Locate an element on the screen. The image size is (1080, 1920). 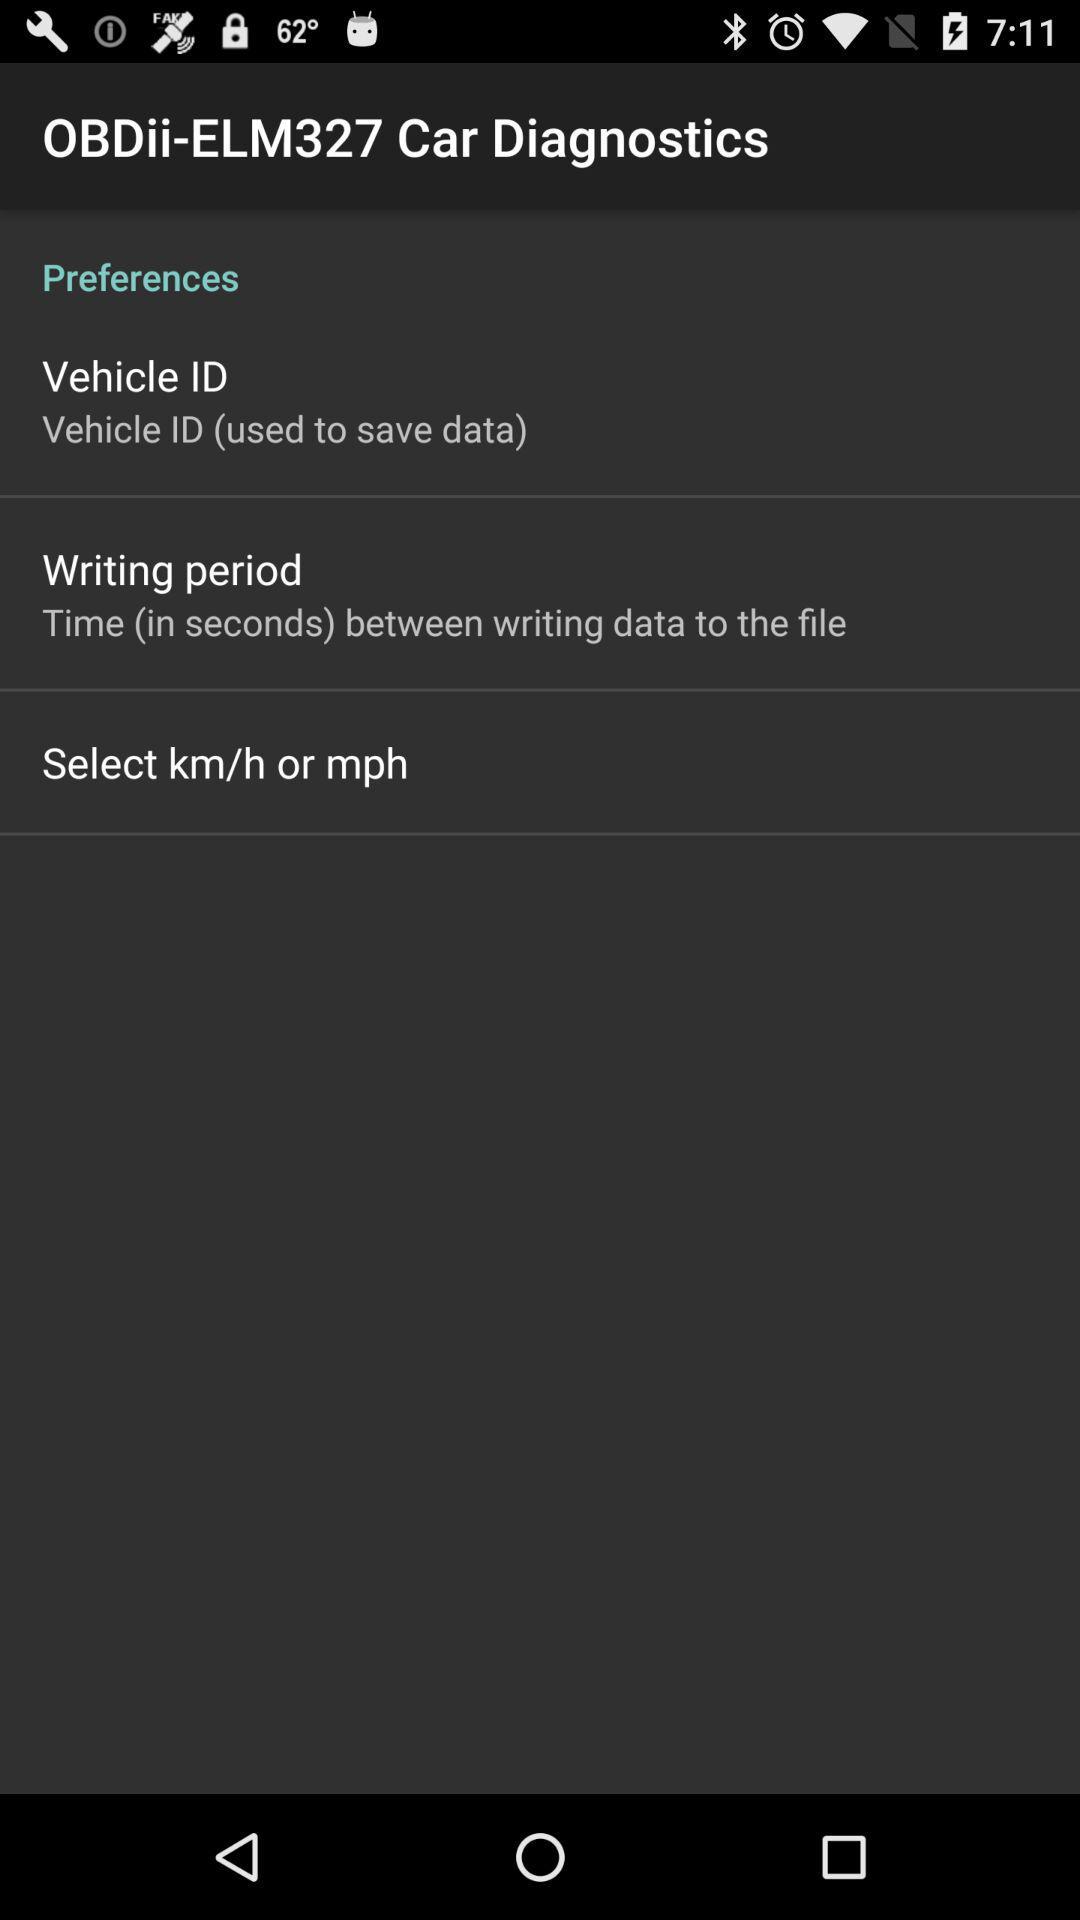
the icon above select km h is located at coordinates (443, 620).